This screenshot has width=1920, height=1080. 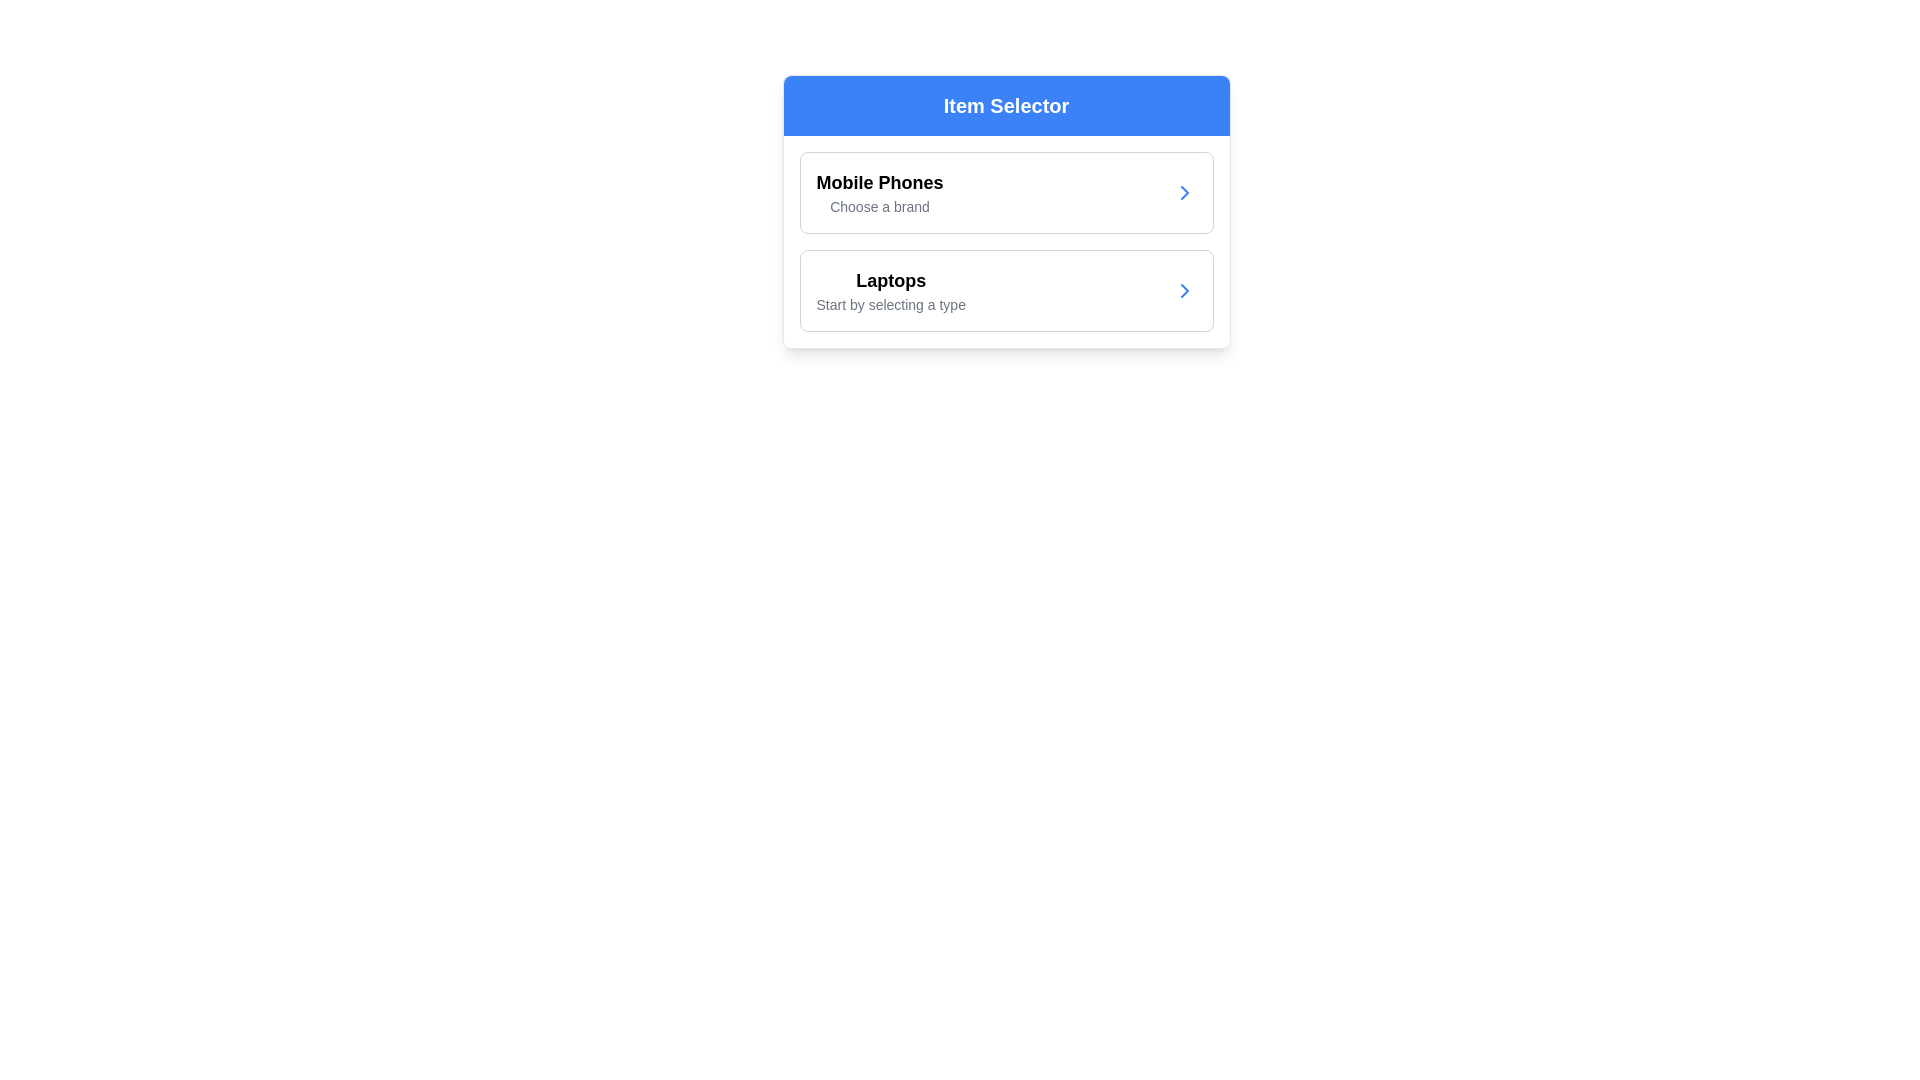 I want to click on the interactive arrow icon located in the second row of the cards section, aligned to the right side, so click(x=1184, y=192).